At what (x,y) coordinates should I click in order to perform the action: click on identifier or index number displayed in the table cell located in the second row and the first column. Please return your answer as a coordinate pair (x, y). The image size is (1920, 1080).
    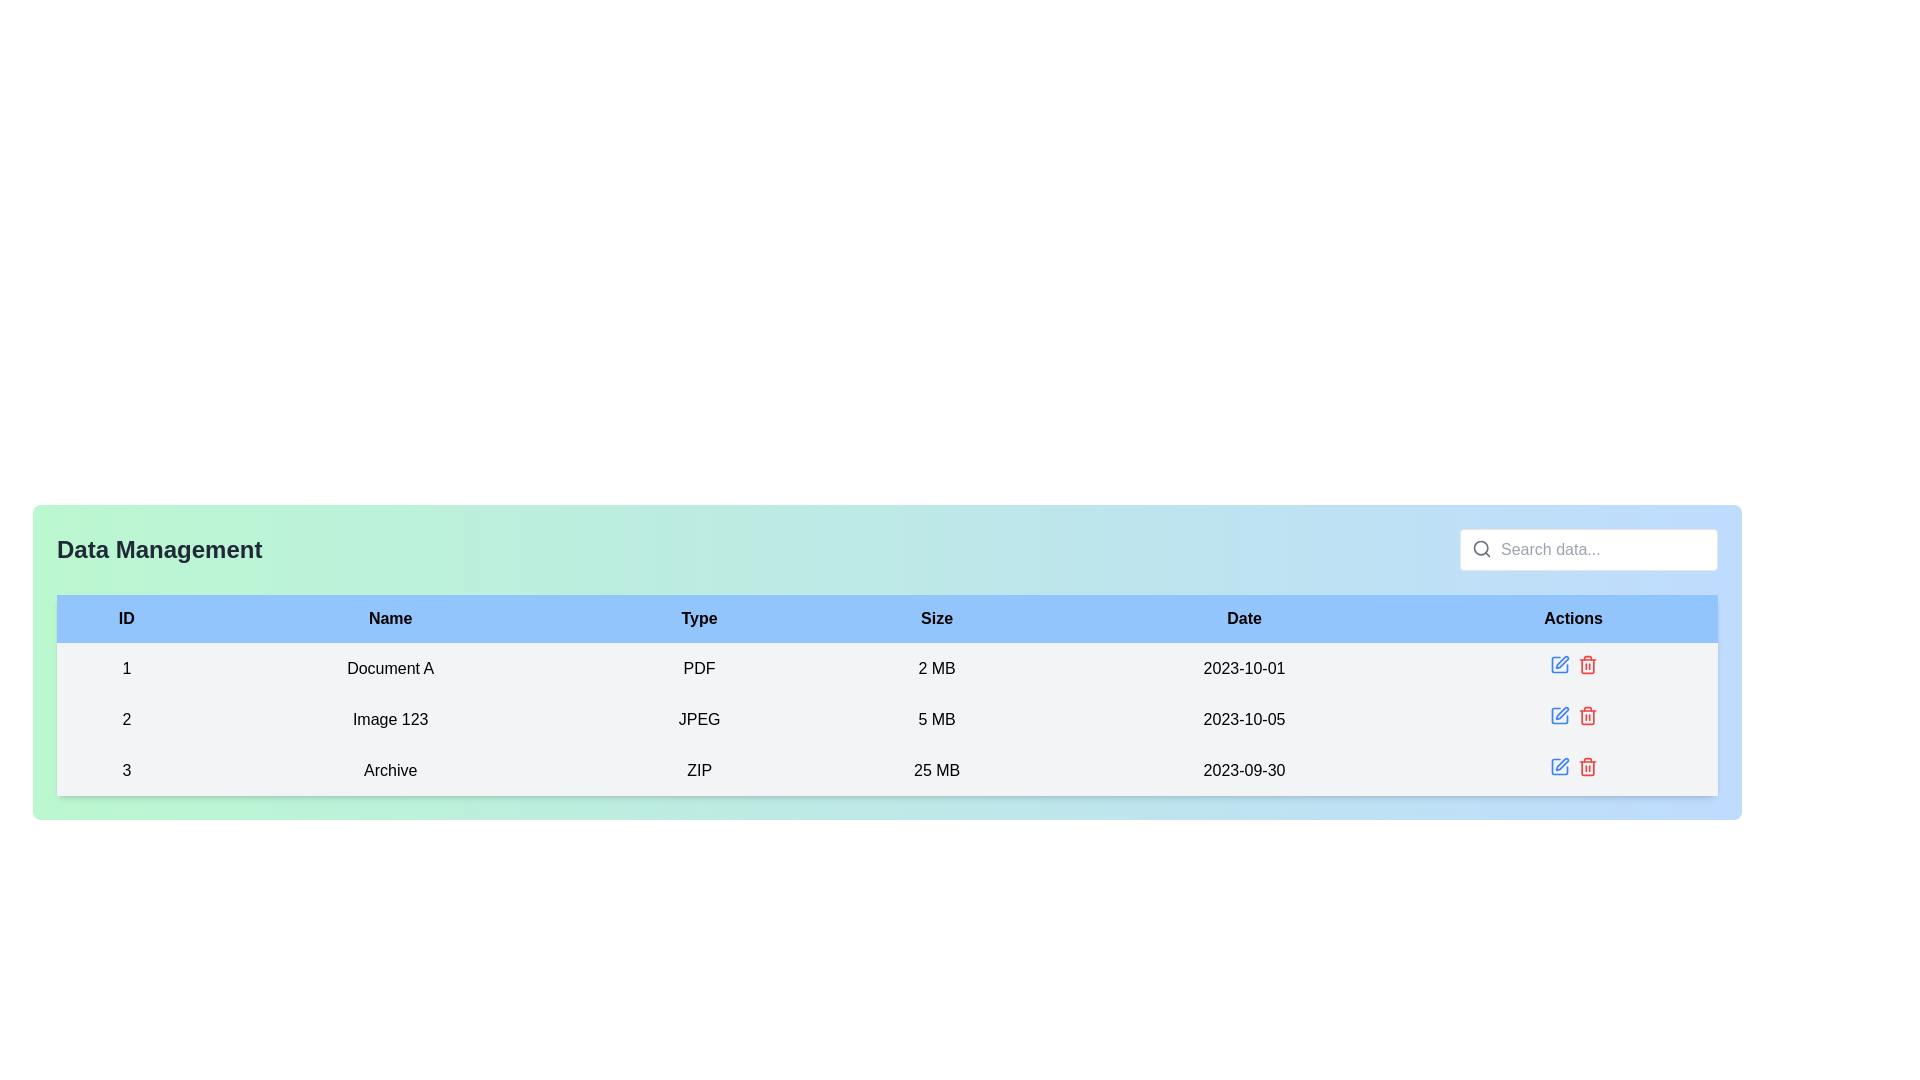
    Looking at the image, I should click on (125, 718).